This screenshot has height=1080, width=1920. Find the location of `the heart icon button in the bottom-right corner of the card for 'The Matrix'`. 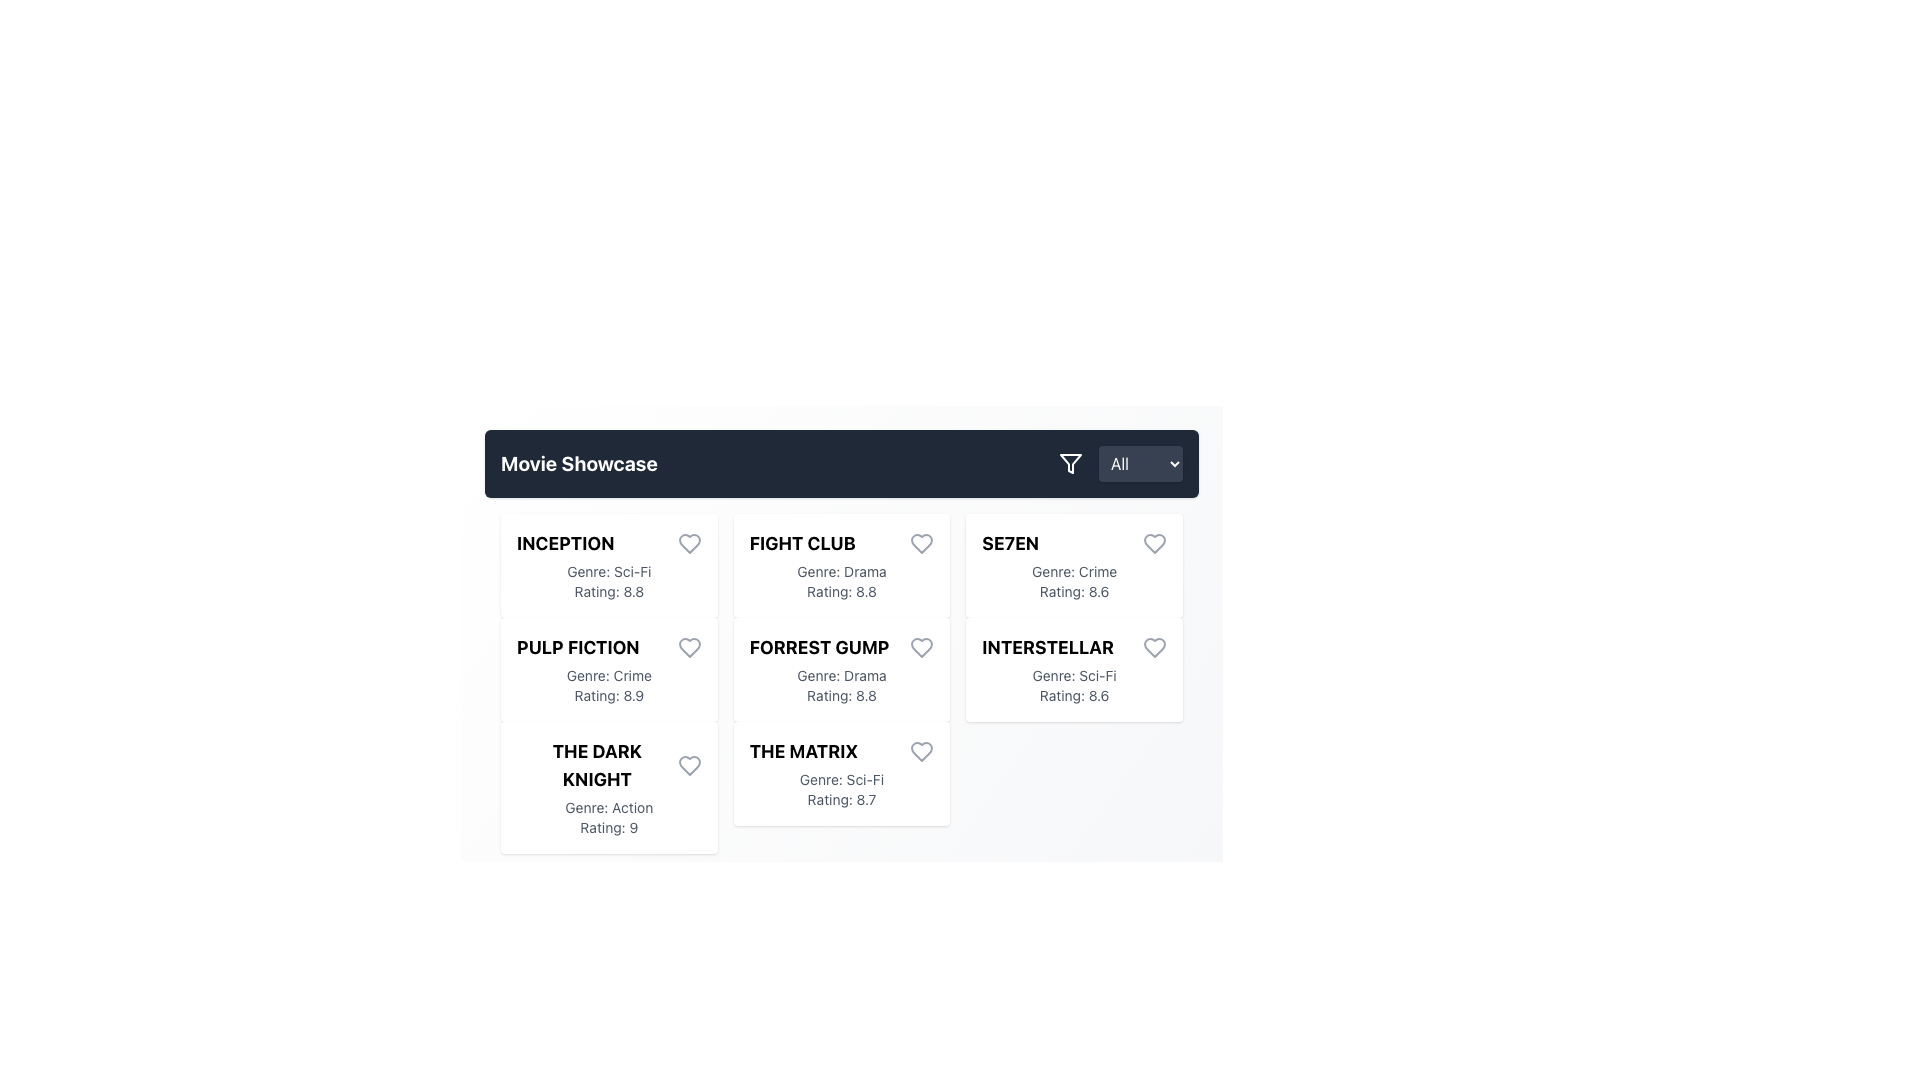

the heart icon button in the bottom-right corner of the card for 'The Matrix' is located at coordinates (921, 752).